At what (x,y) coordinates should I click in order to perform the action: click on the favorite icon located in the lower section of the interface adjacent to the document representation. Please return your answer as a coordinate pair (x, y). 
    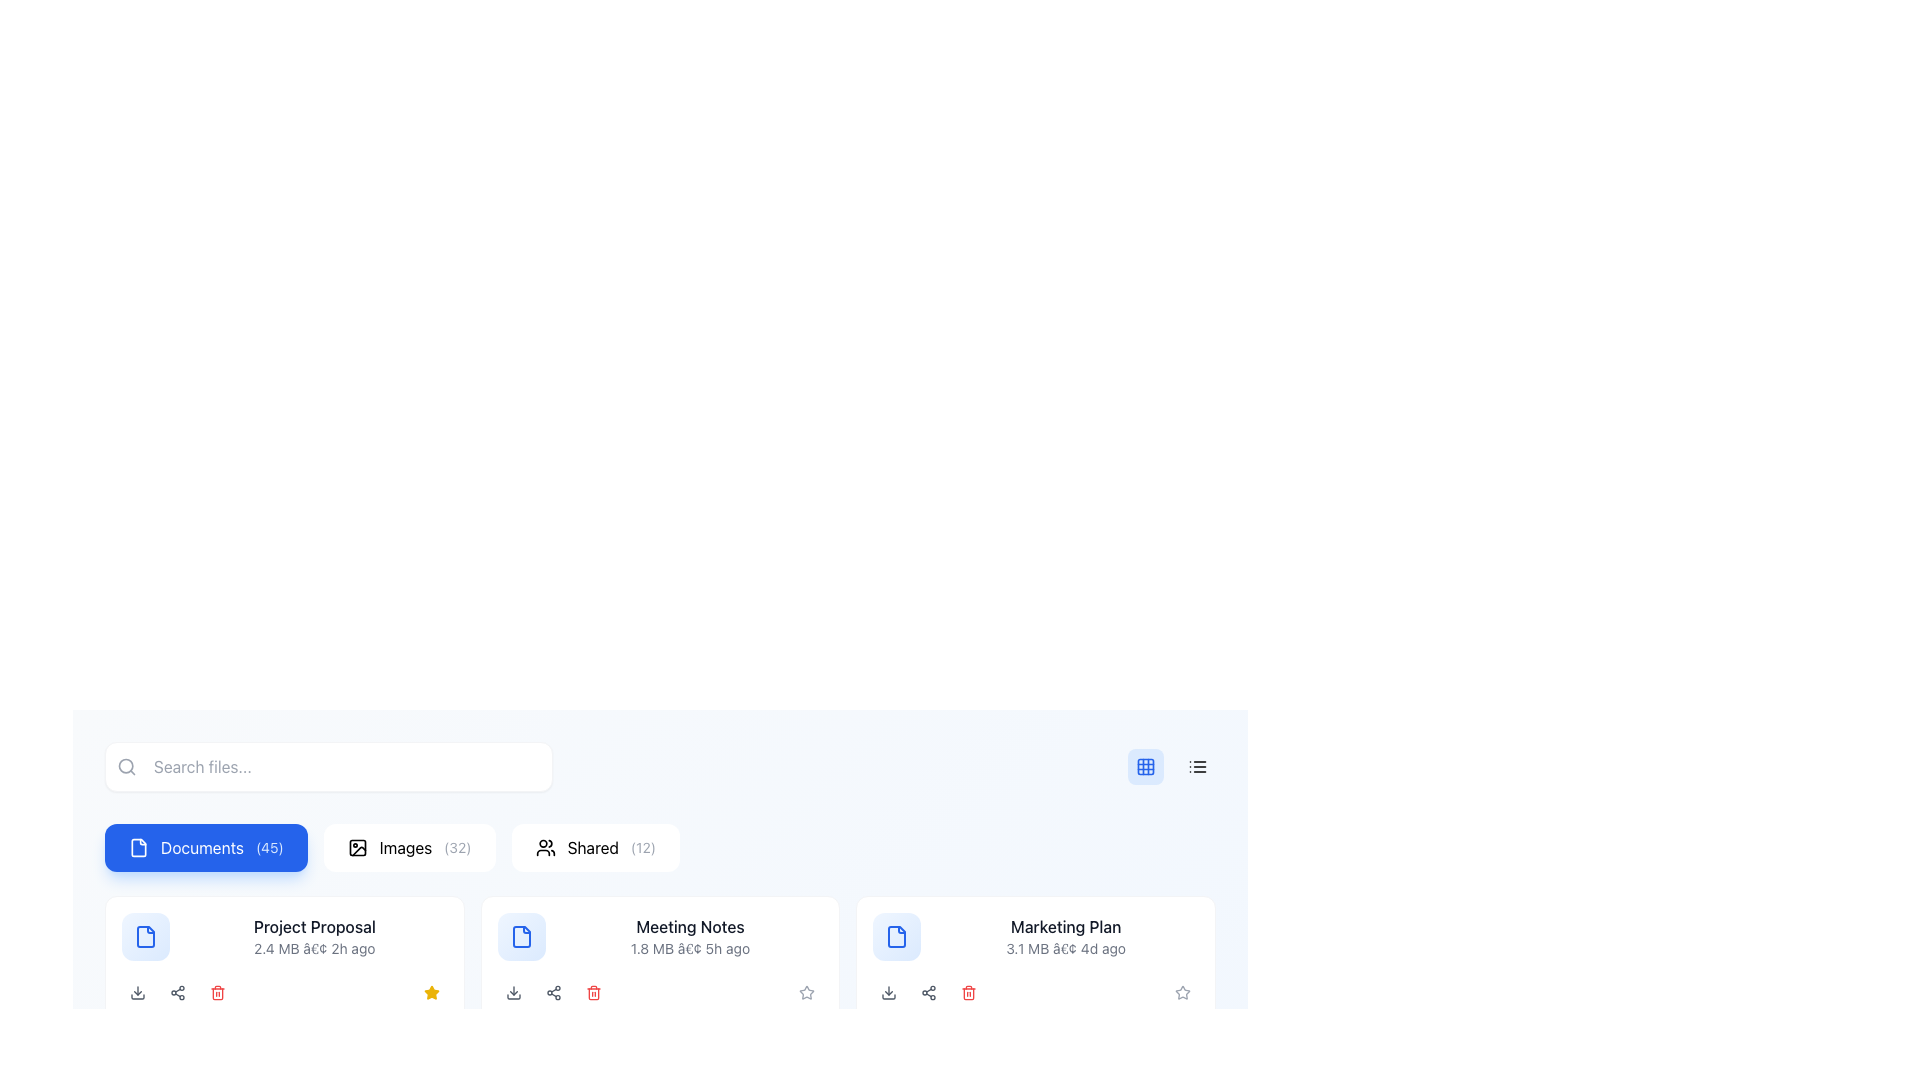
    Looking at the image, I should click on (430, 992).